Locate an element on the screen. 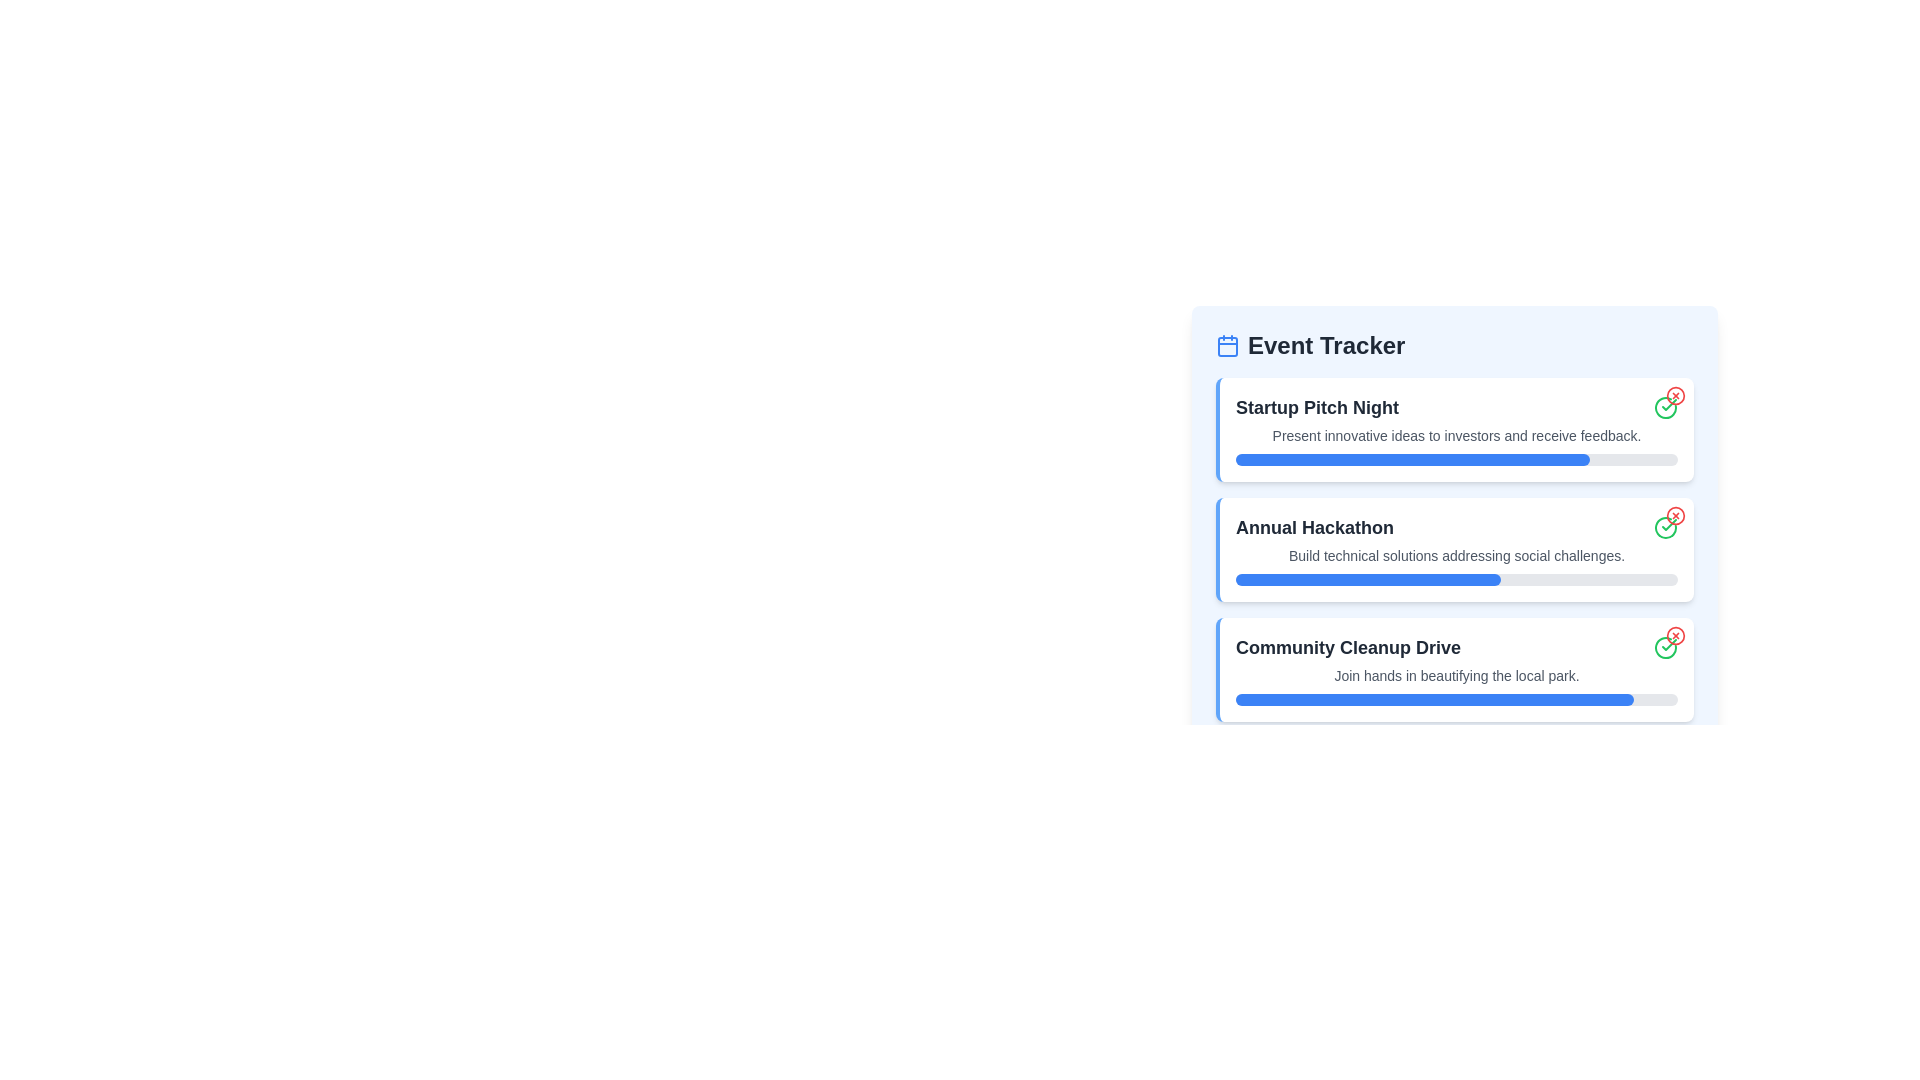 The image size is (1920, 1080). the circular green check symbol located in the middle row of a card-like interface, which is the leftmost component in the icon group next to a text and progress bar is located at coordinates (1665, 407).